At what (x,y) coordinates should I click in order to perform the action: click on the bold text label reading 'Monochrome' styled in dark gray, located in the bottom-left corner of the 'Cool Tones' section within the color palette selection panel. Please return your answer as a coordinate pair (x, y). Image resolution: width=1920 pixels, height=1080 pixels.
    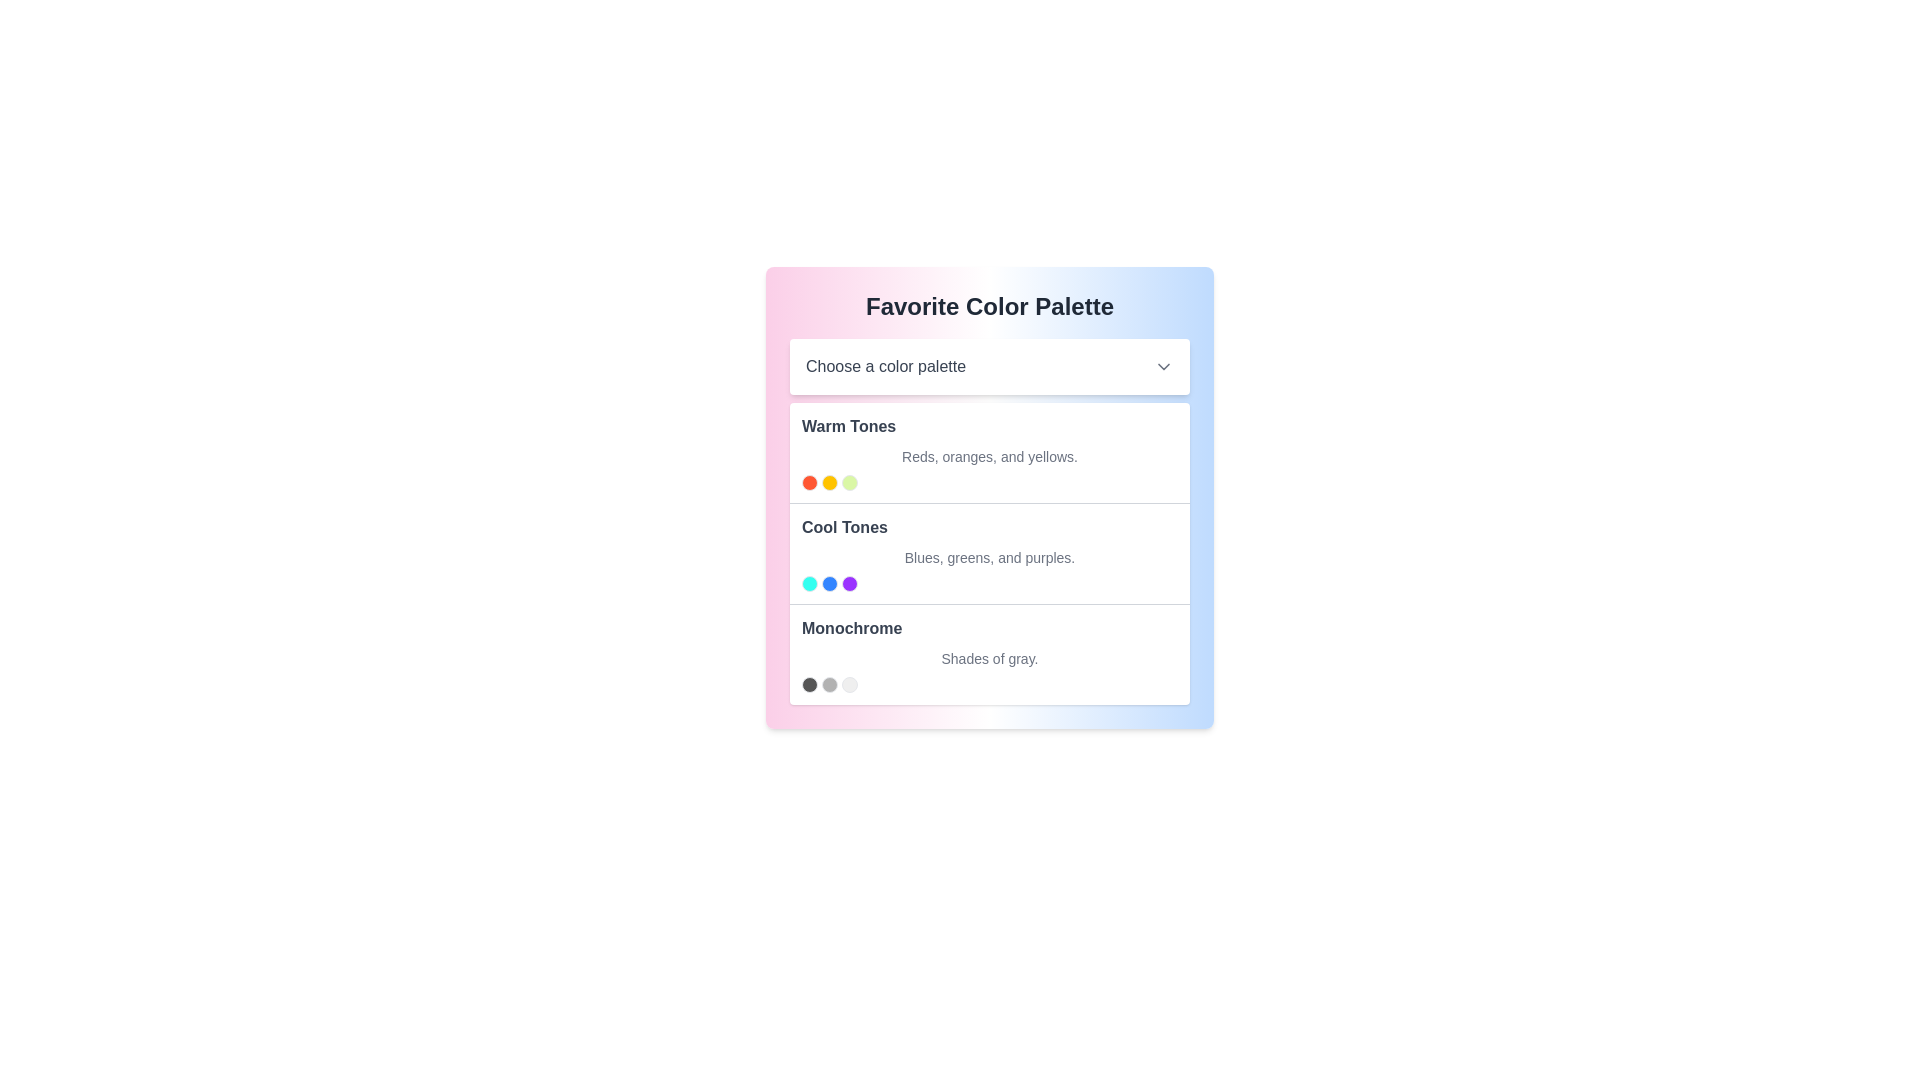
    Looking at the image, I should click on (852, 627).